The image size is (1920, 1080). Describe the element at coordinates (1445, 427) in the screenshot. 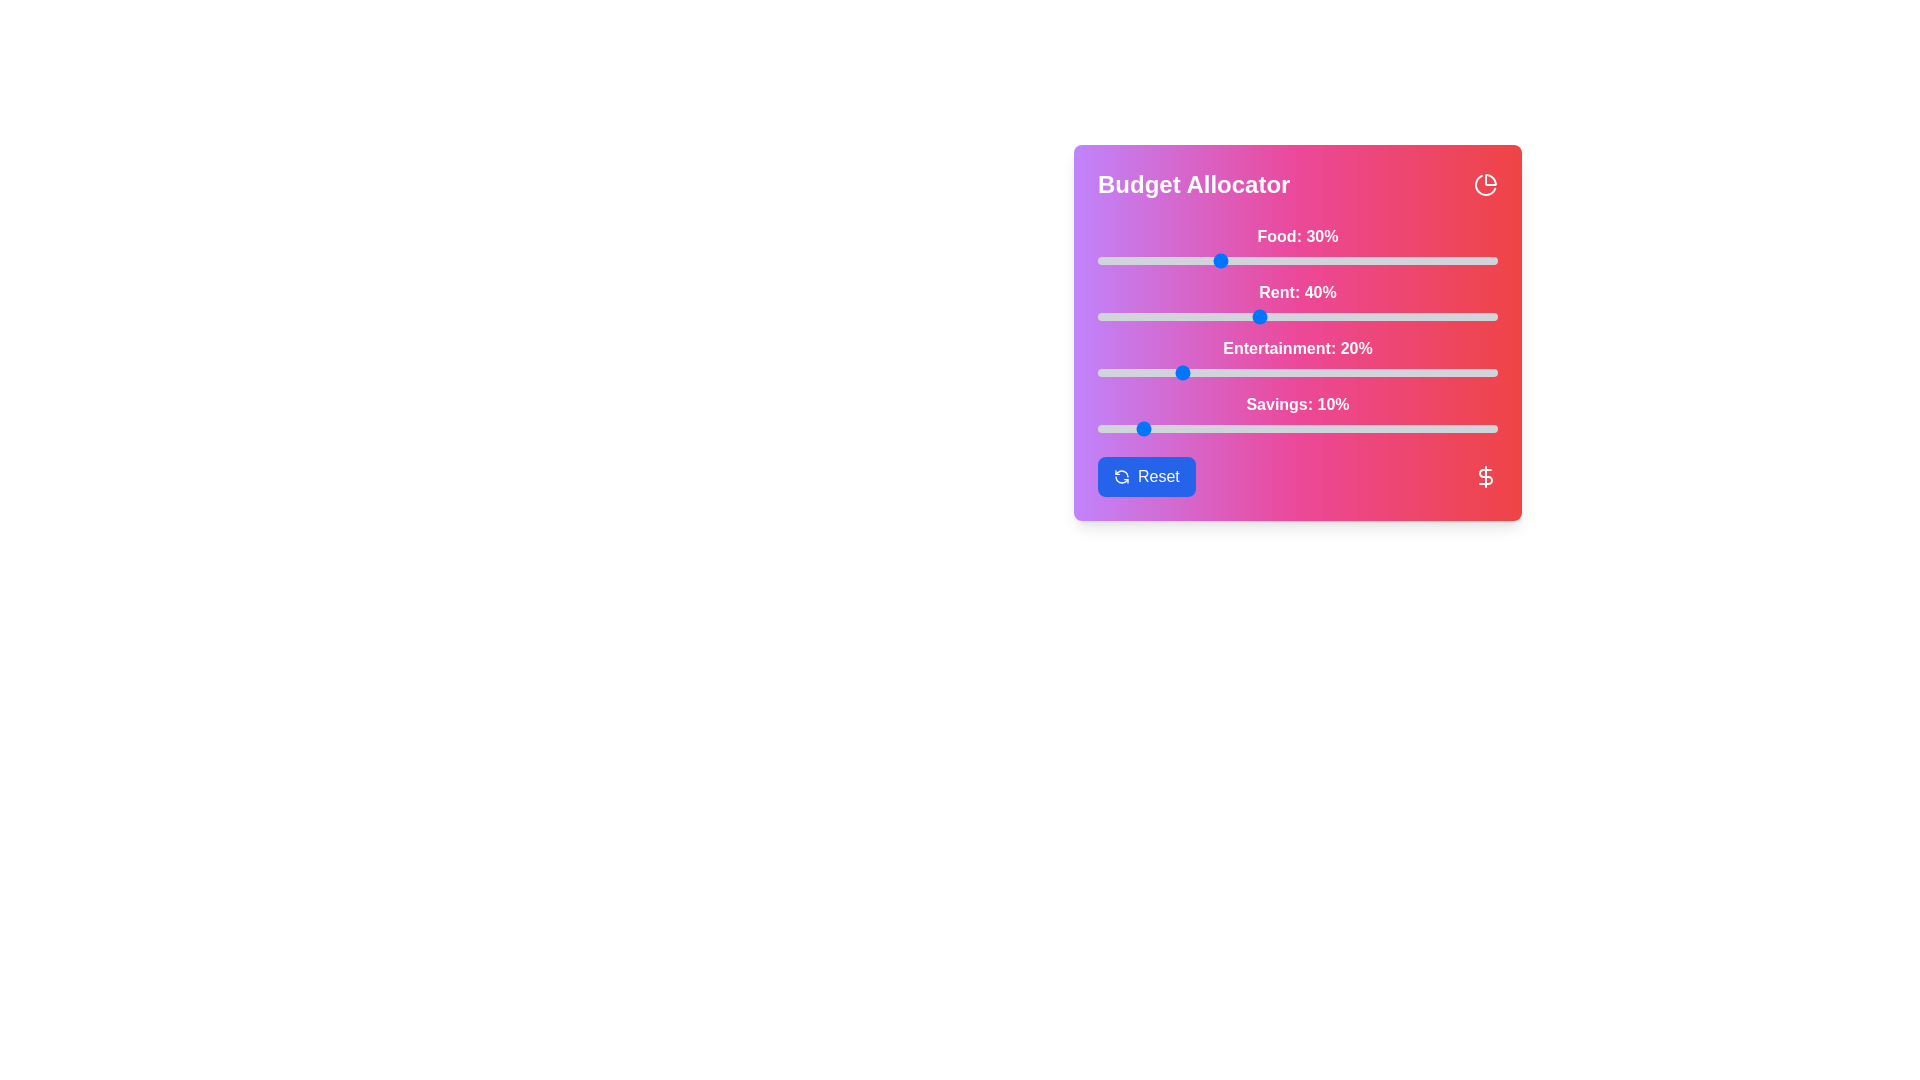

I see `the savings percentage` at that location.